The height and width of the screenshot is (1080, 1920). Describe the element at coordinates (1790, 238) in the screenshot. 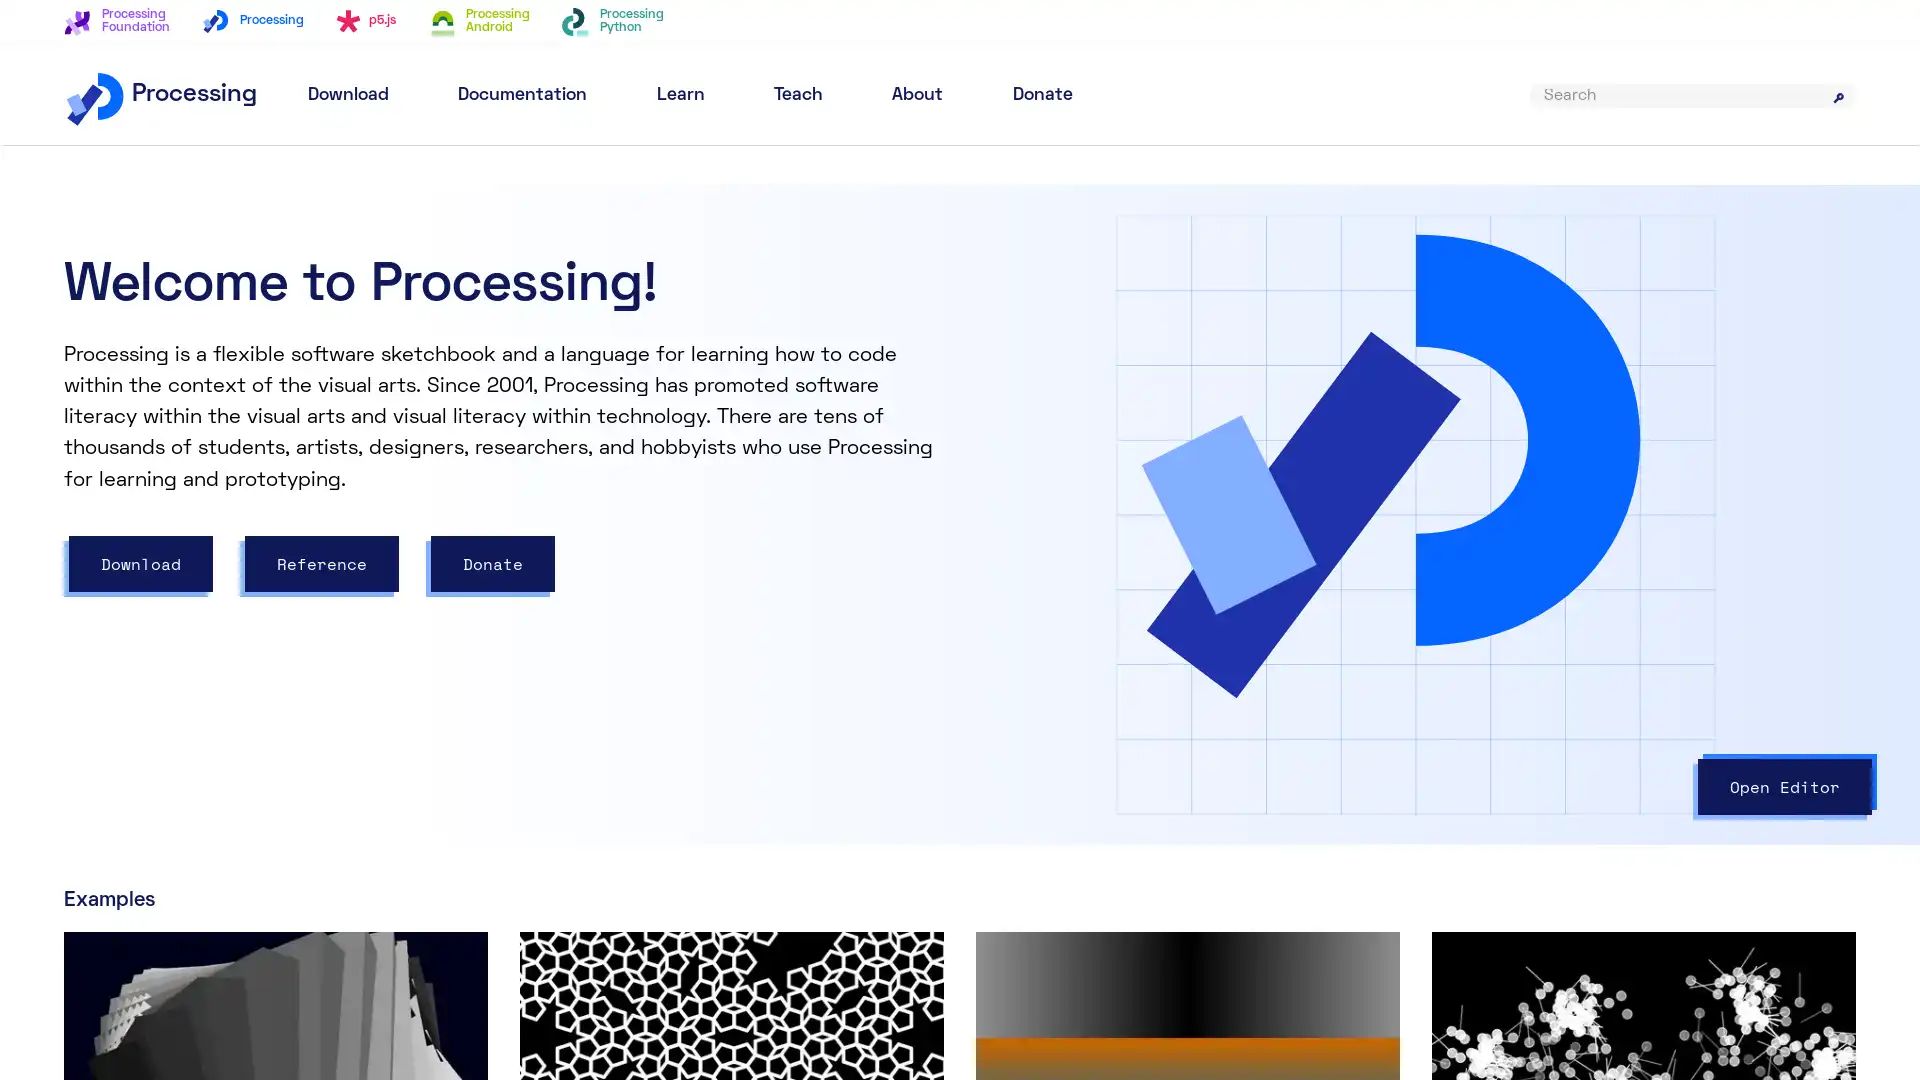

I see `Reset` at that location.